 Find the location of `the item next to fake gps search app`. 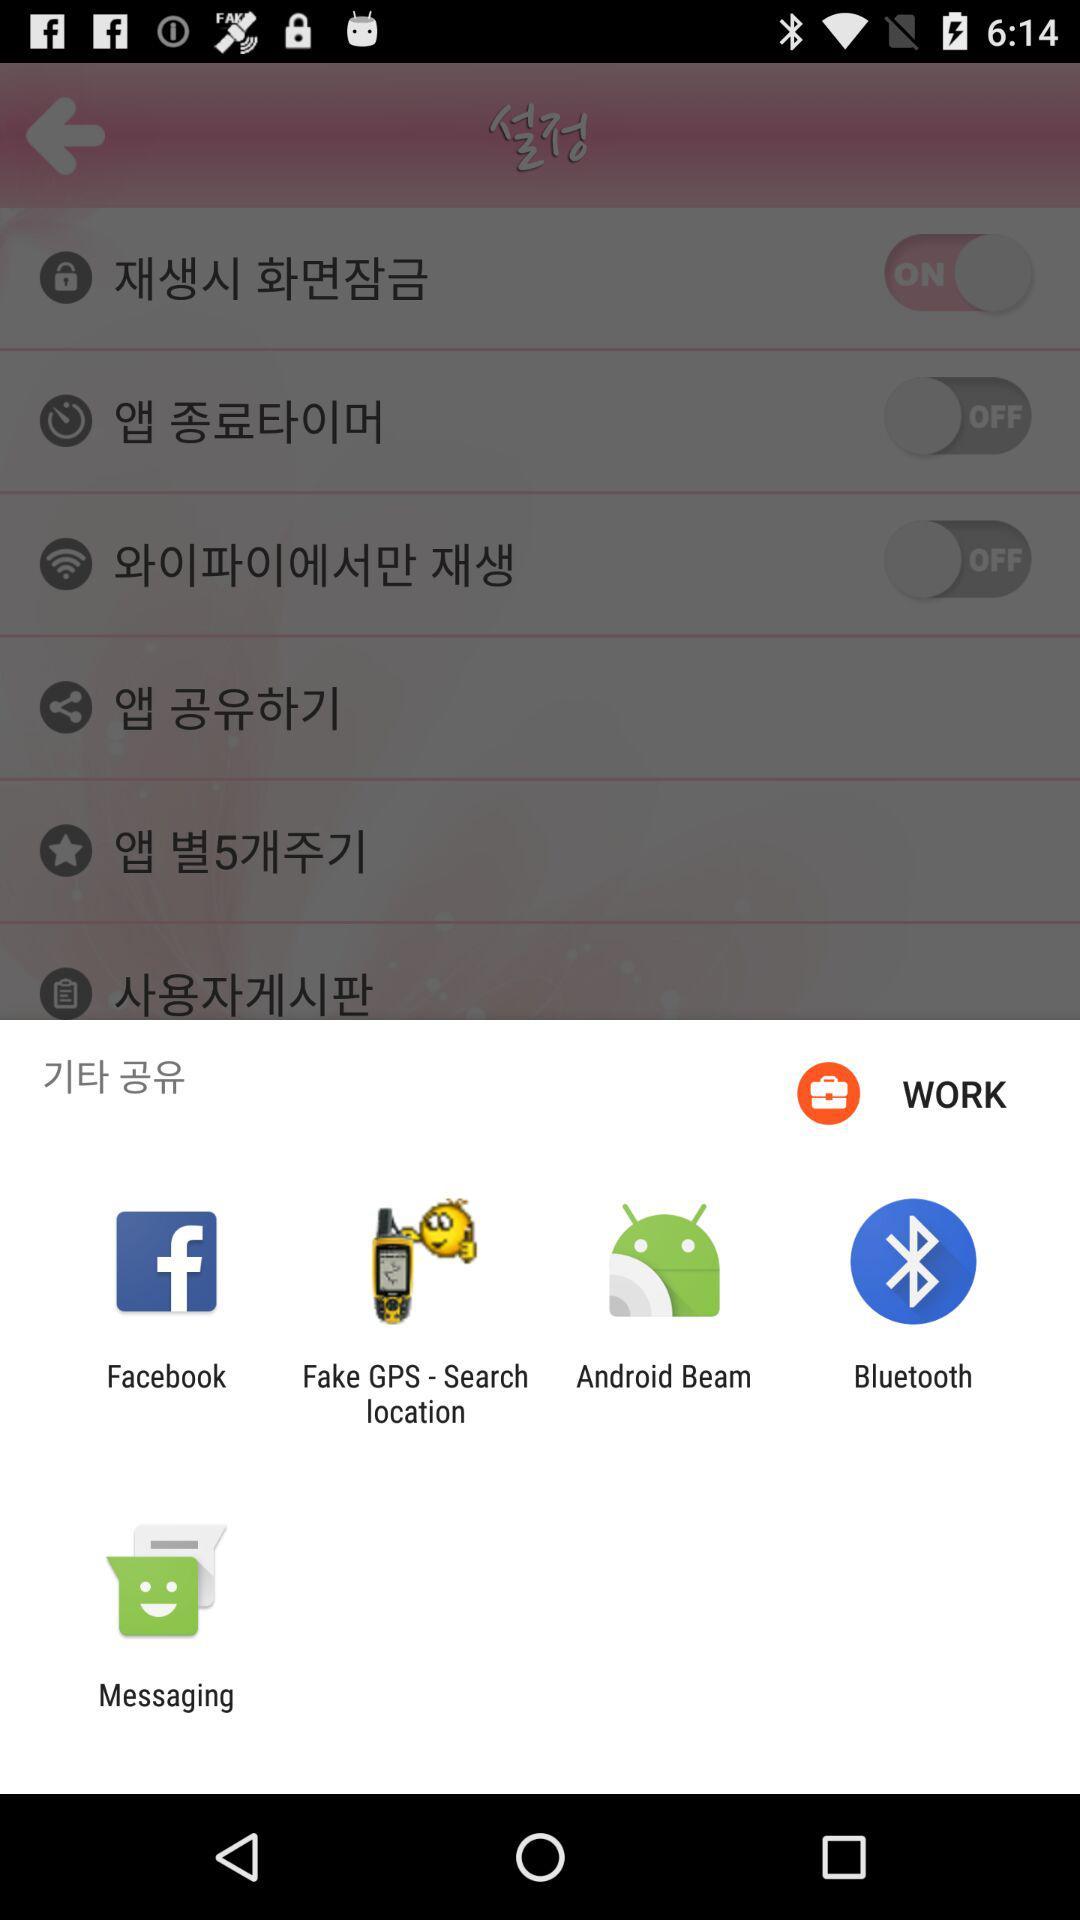

the item next to fake gps search app is located at coordinates (664, 1392).